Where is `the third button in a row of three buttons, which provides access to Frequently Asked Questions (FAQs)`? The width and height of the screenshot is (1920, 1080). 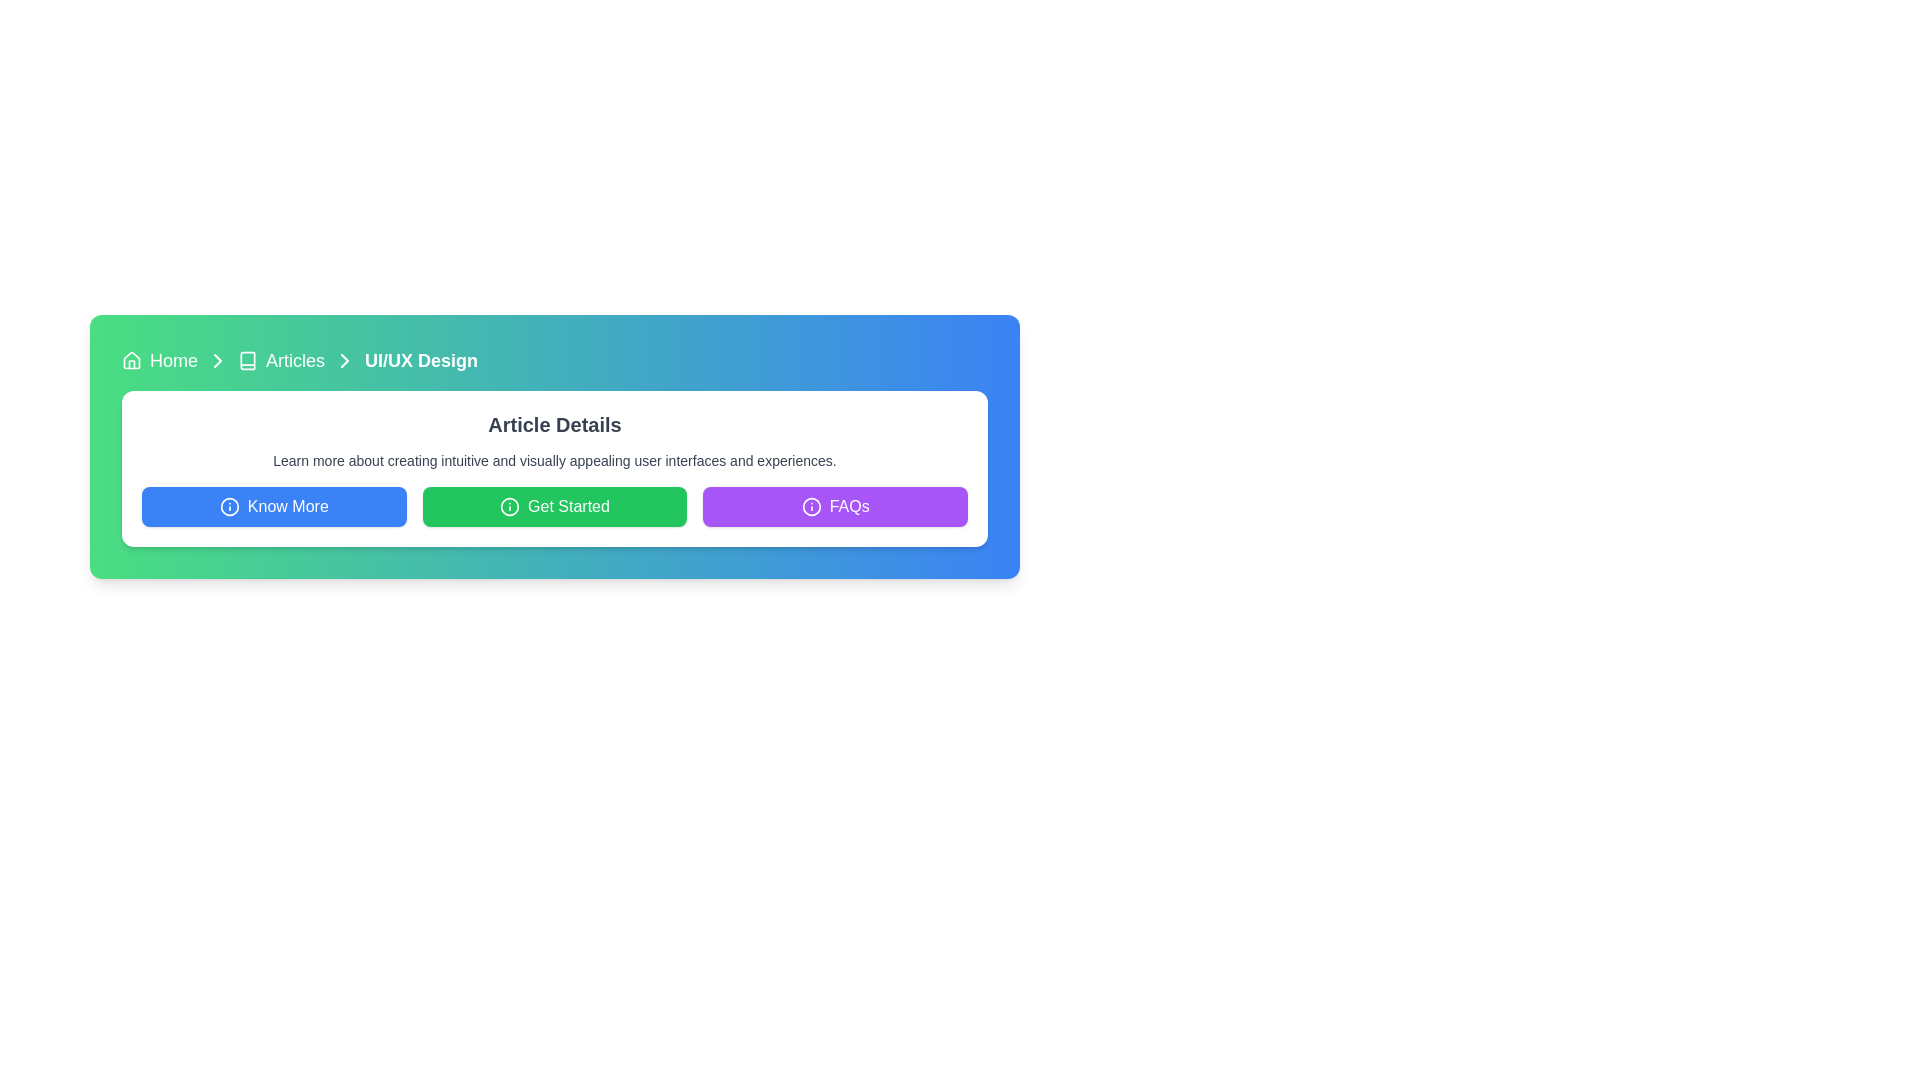 the third button in a row of three buttons, which provides access to Frequently Asked Questions (FAQs) is located at coordinates (835, 505).